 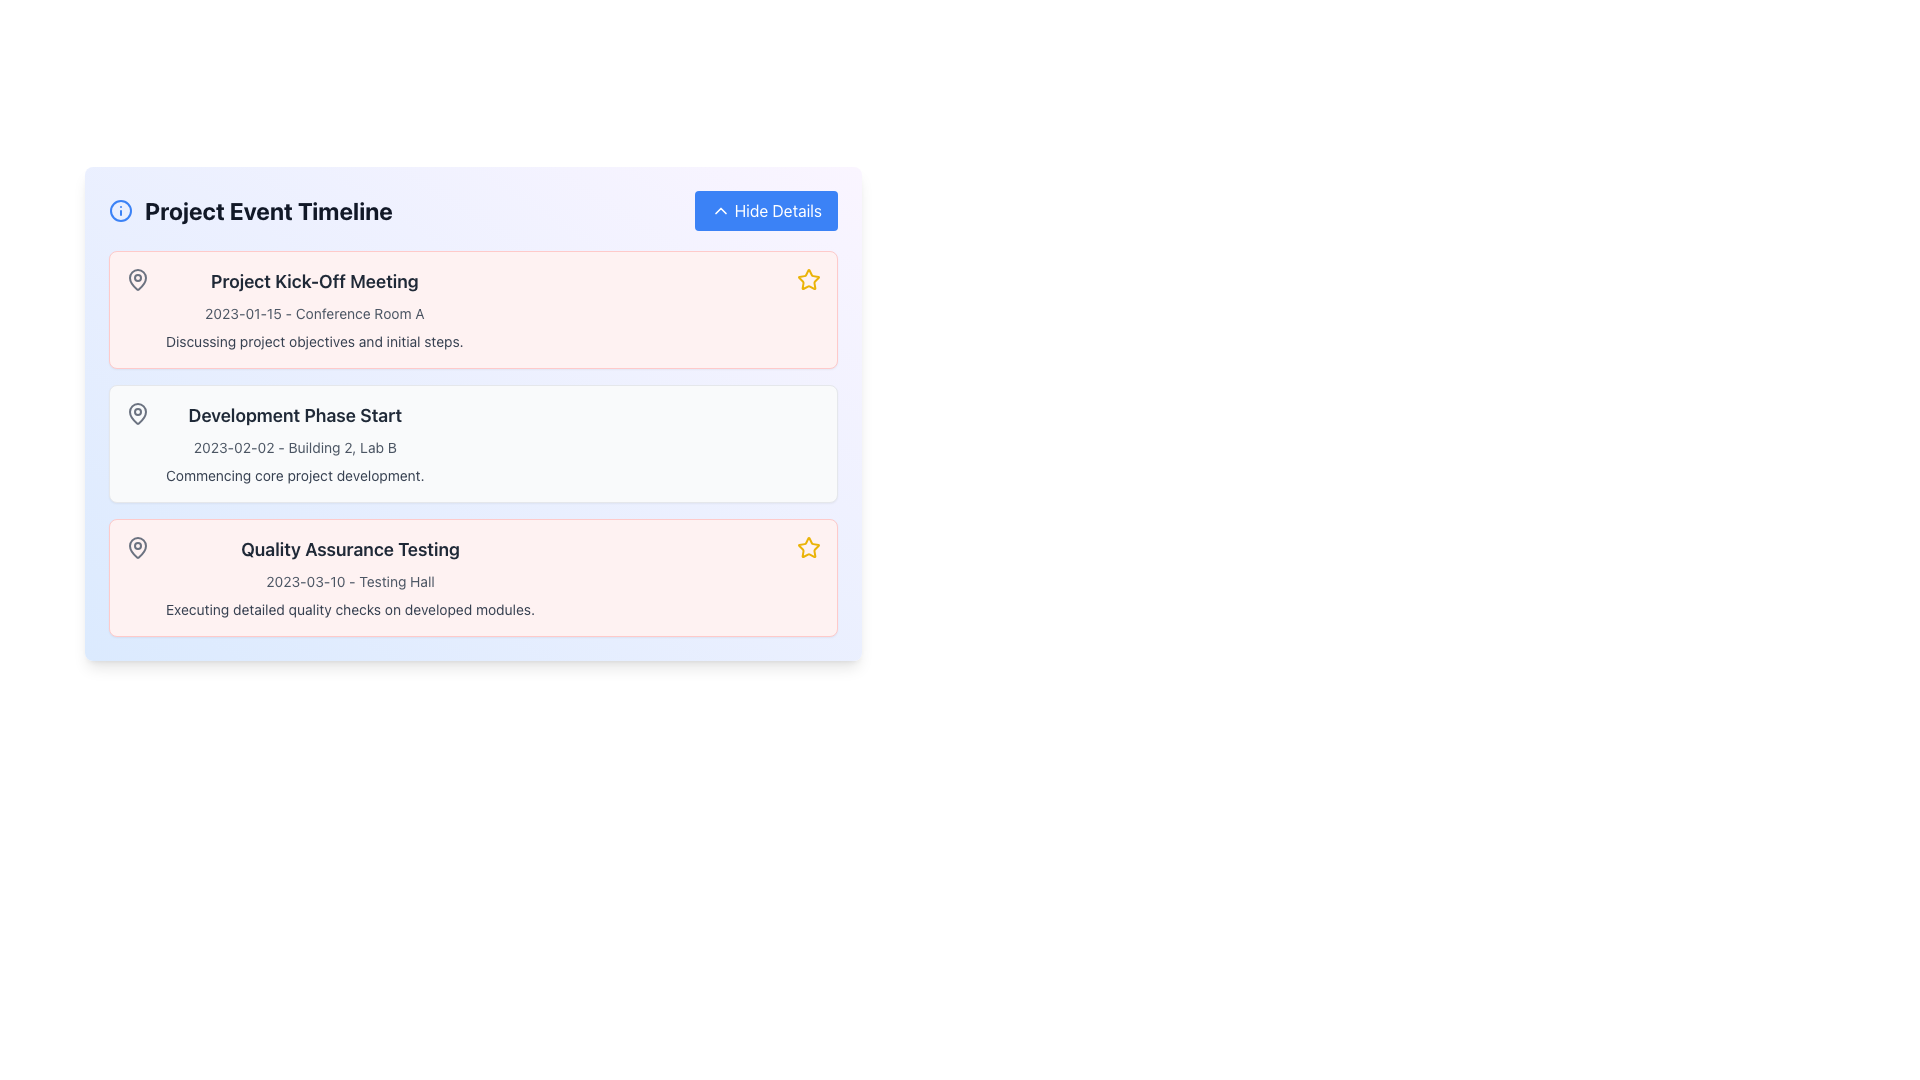 What do you see at coordinates (119, 211) in the screenshot?
I see `the blue circular icon with an information symbol located to the left of the 'Project Event Timeline' heading for details` at bounding box center [119, 211].